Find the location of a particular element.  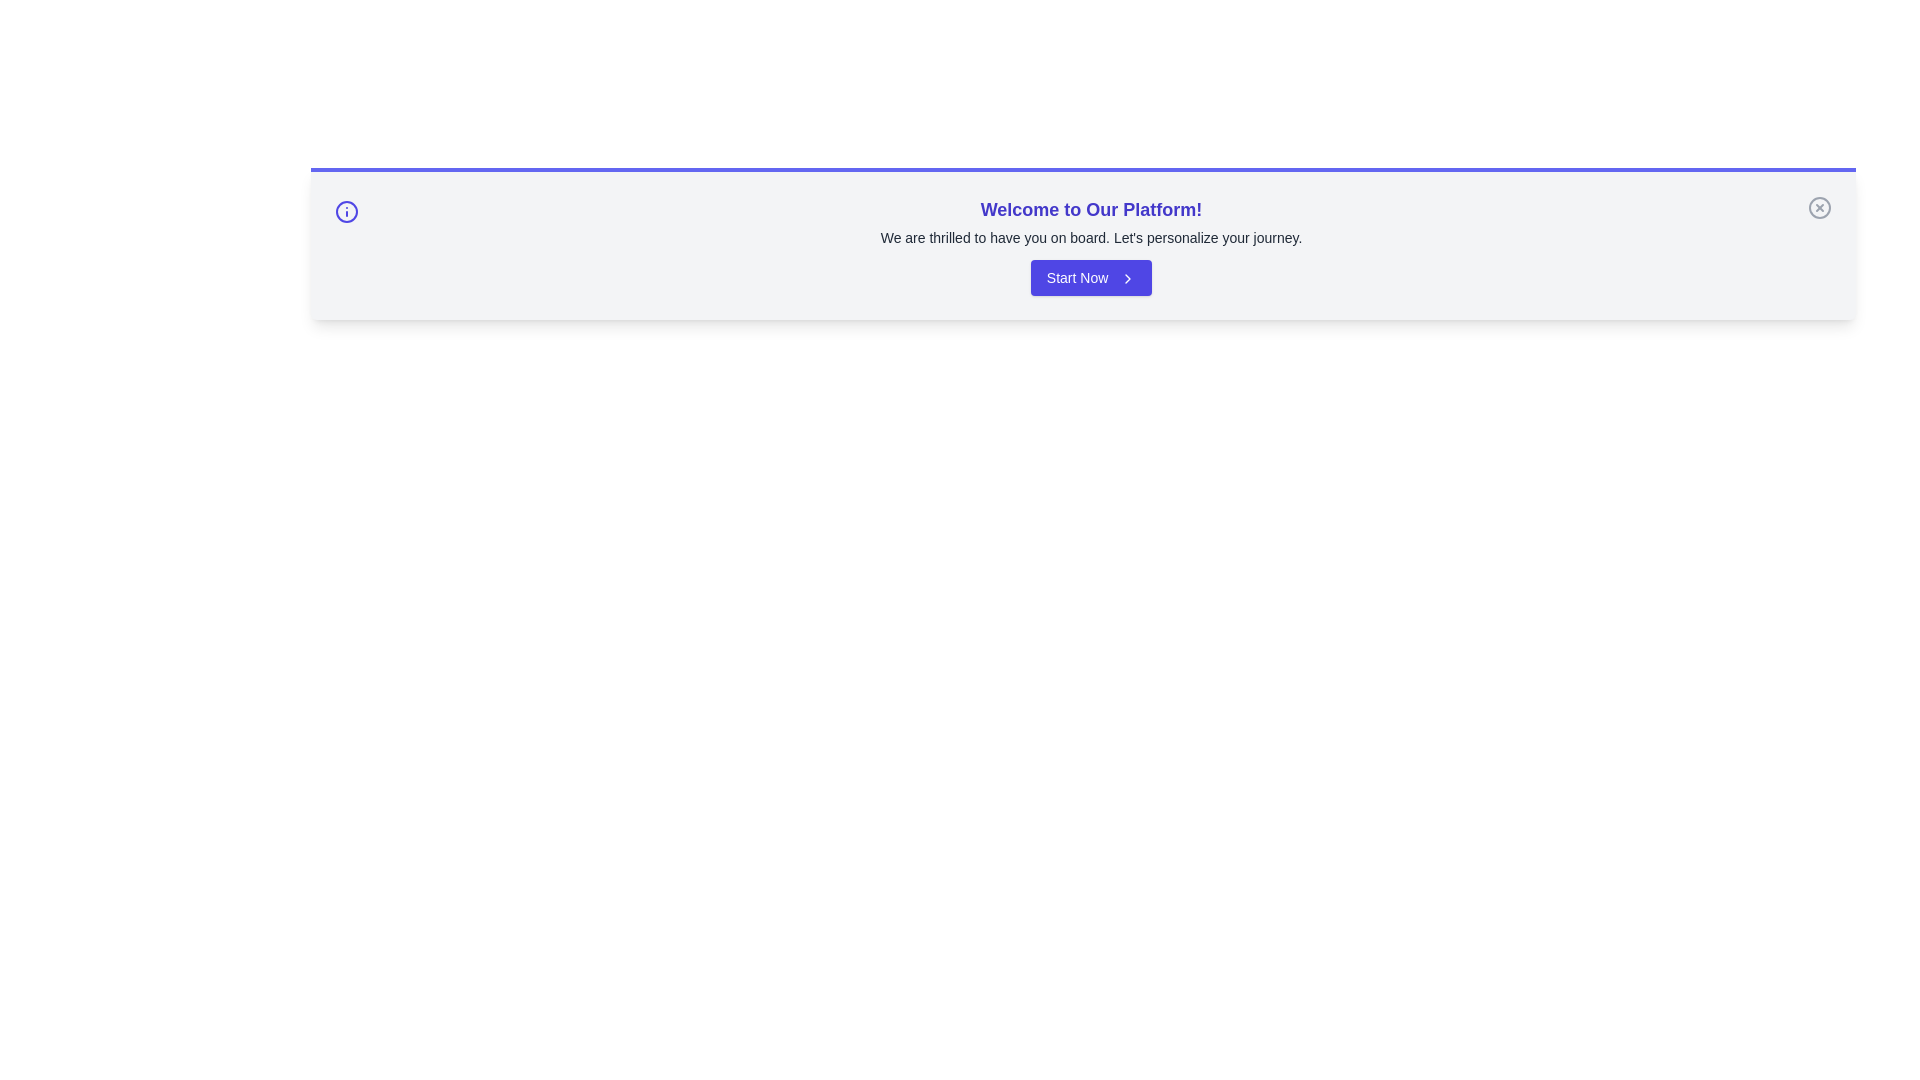

the close button to dismiss the alert is located at coordinates (1819, 208).